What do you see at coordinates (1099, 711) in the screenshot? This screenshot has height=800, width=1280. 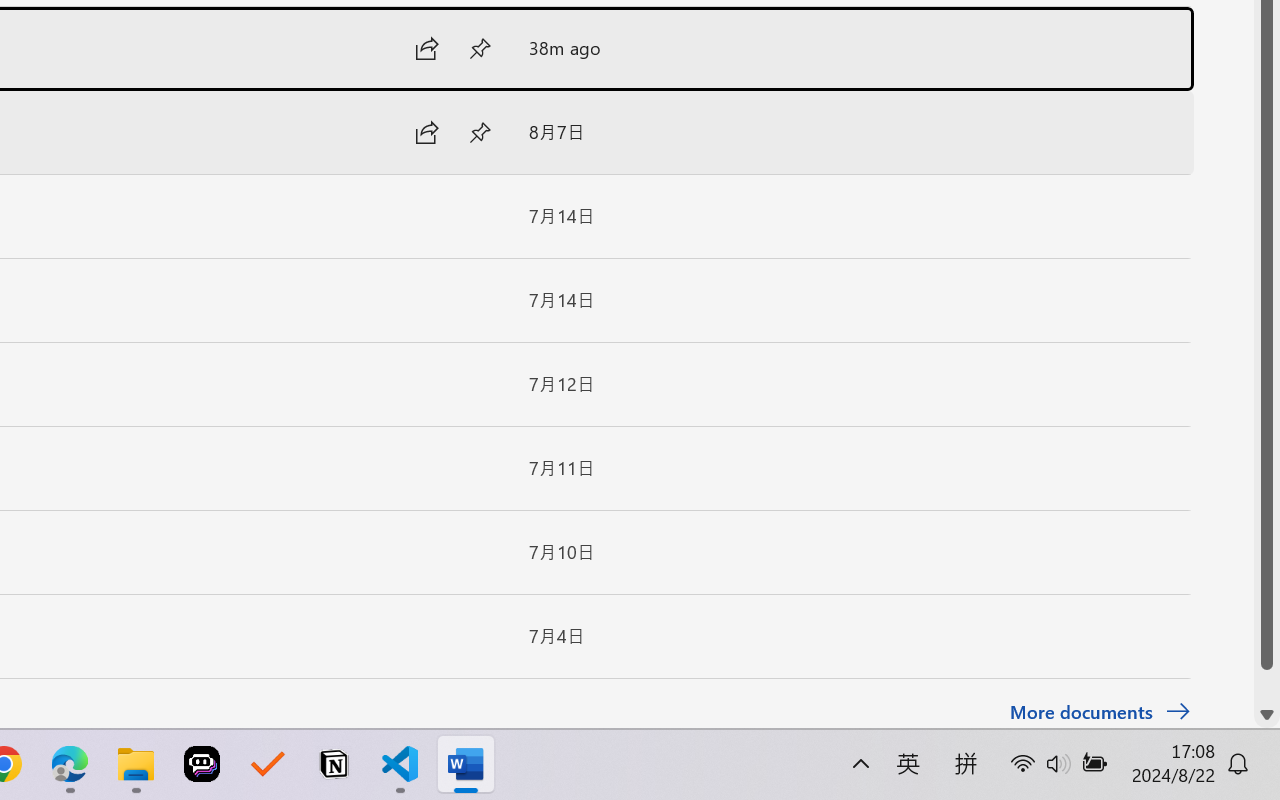 I see `'More documents'` at bounding box center [1099, 711].